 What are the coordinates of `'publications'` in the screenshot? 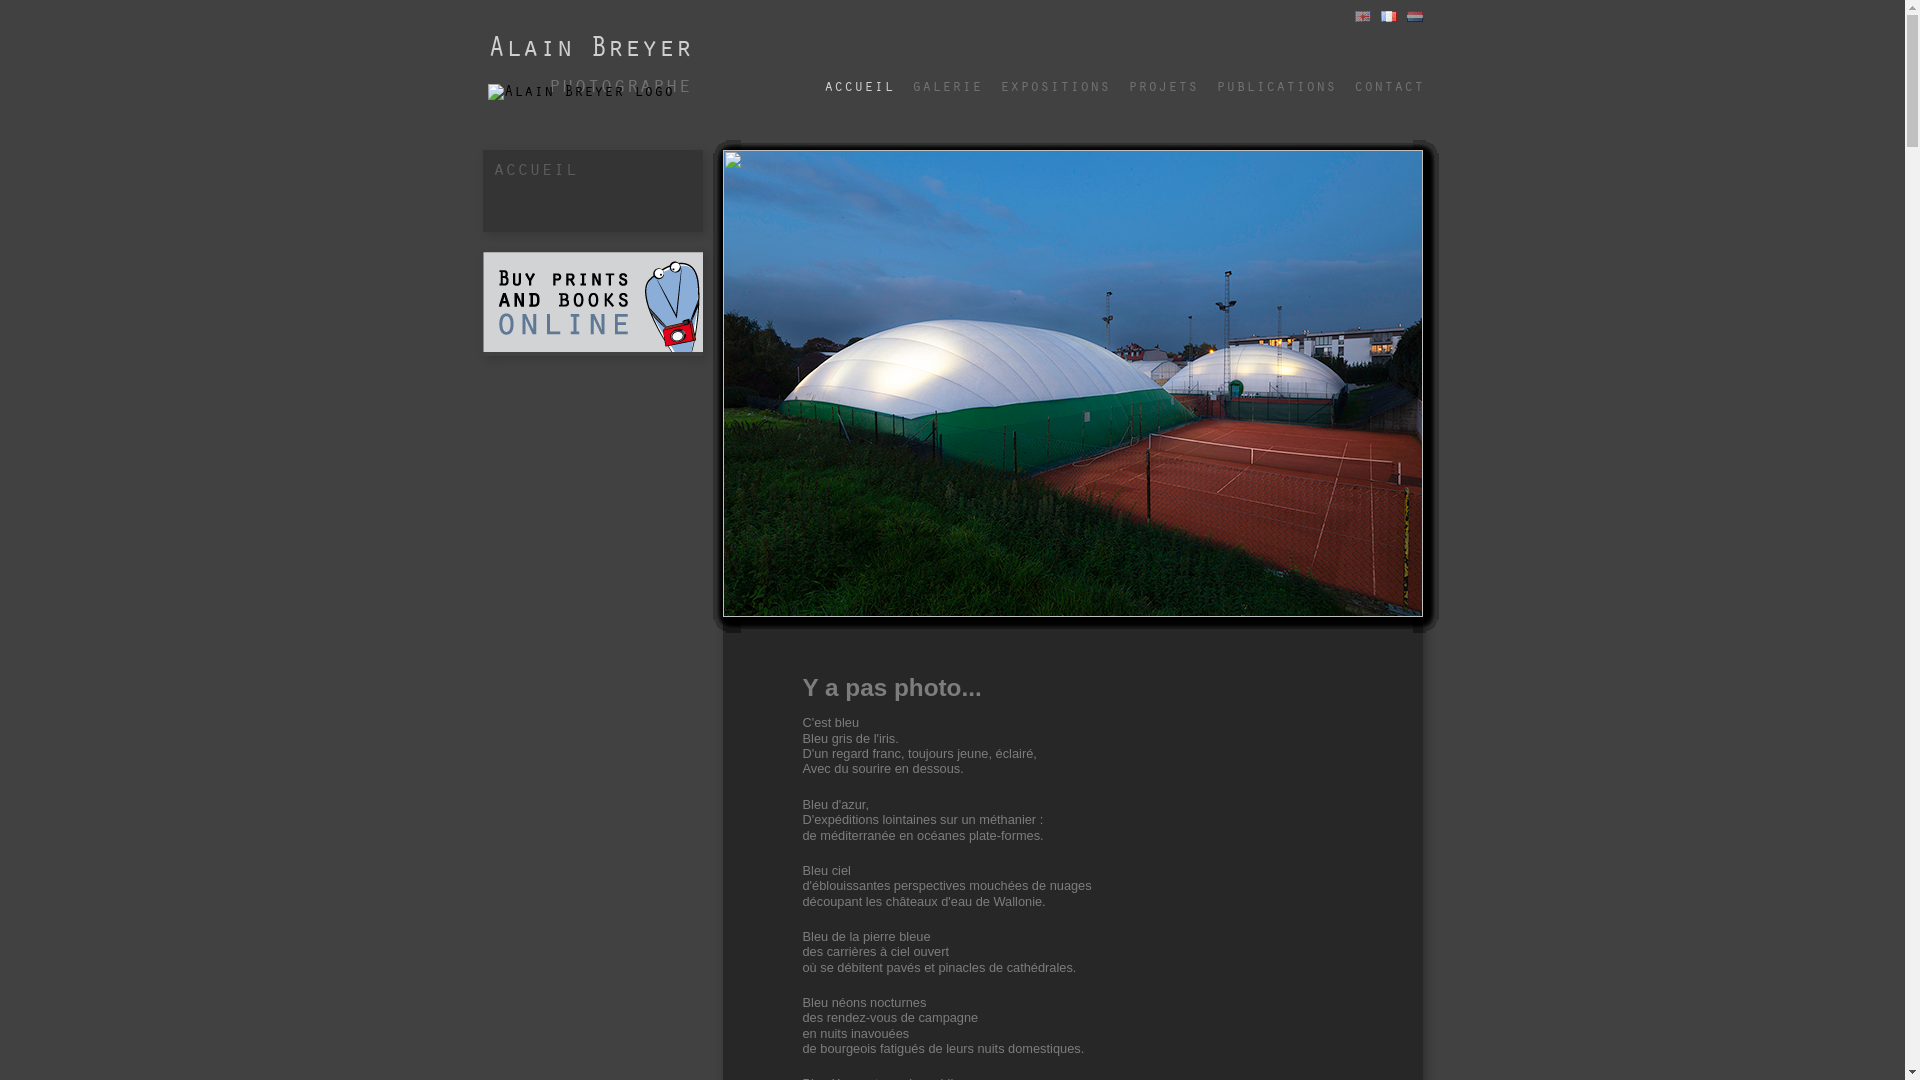 It's located at (1275, 76).